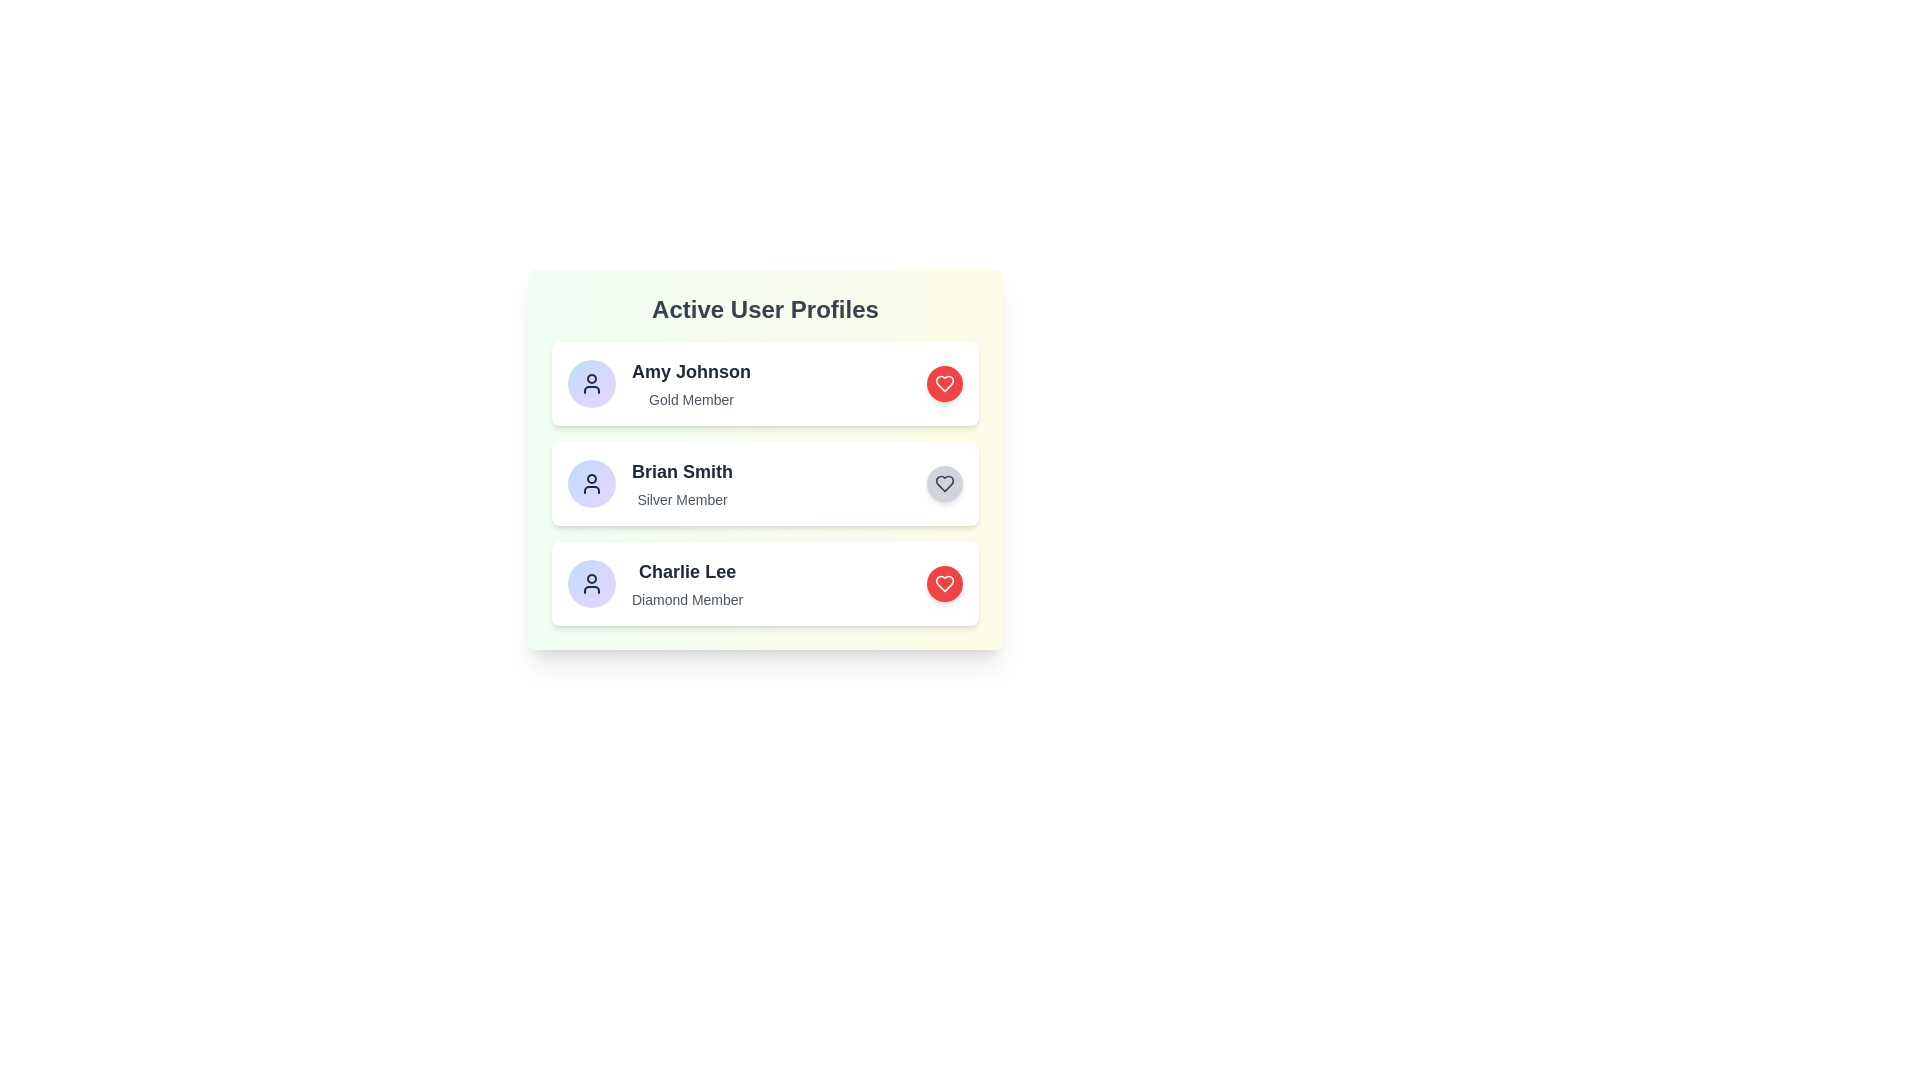 Image resolution: width=1920 pixels, height=1080 pixels. Describe the element at coordinates (944, 384) in the screenshot. I see `the circular button with a red background and a white heart icon located on the right side of the user card for 'Amy Johnson' in the 'Active User Profiles' section to like` at that location.